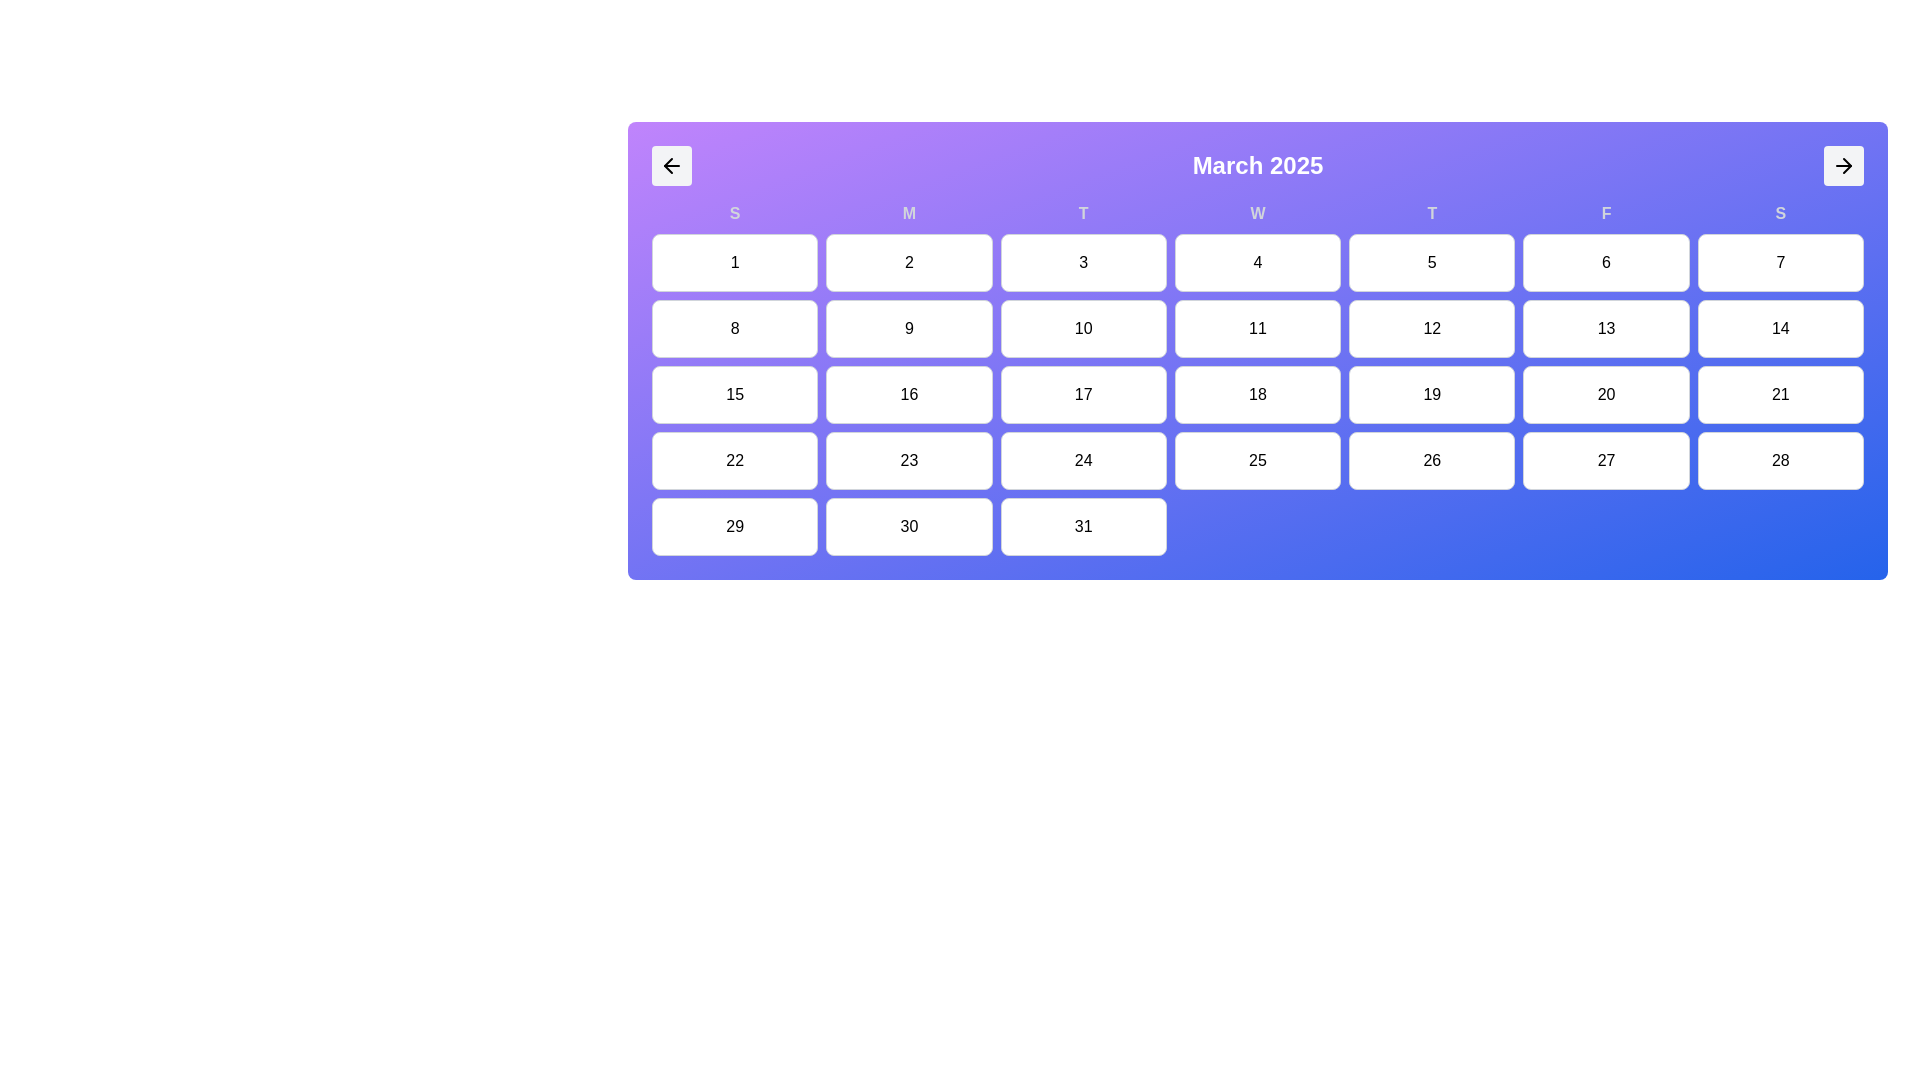  What do you see at coordinates (1256, 394) in the screenshot?
I see `the static calendar date tile displaying the 18th of March 2025, located in the fourth column of the third row` at bounding box center [1256, 394].